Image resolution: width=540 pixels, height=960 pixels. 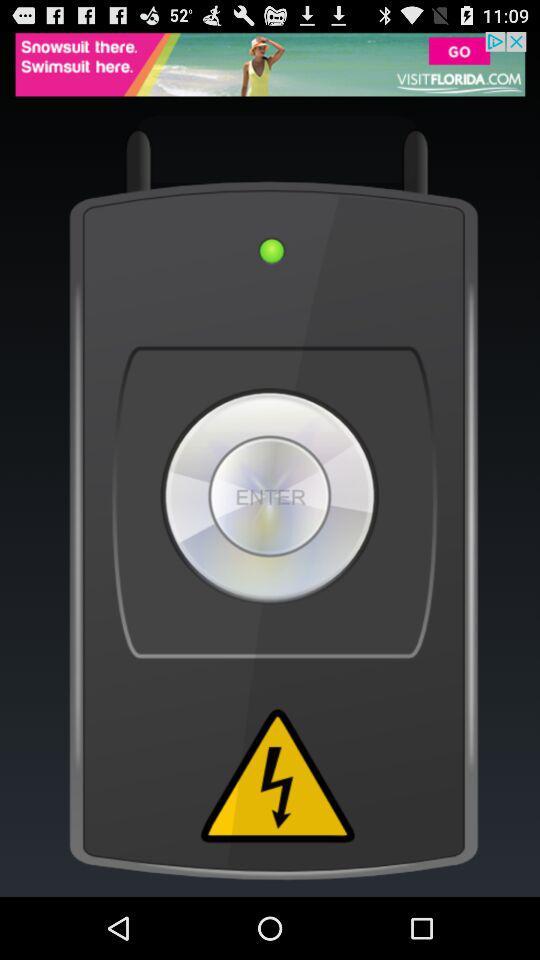 I want to click on switch to enter, so click(x=269, y=496).